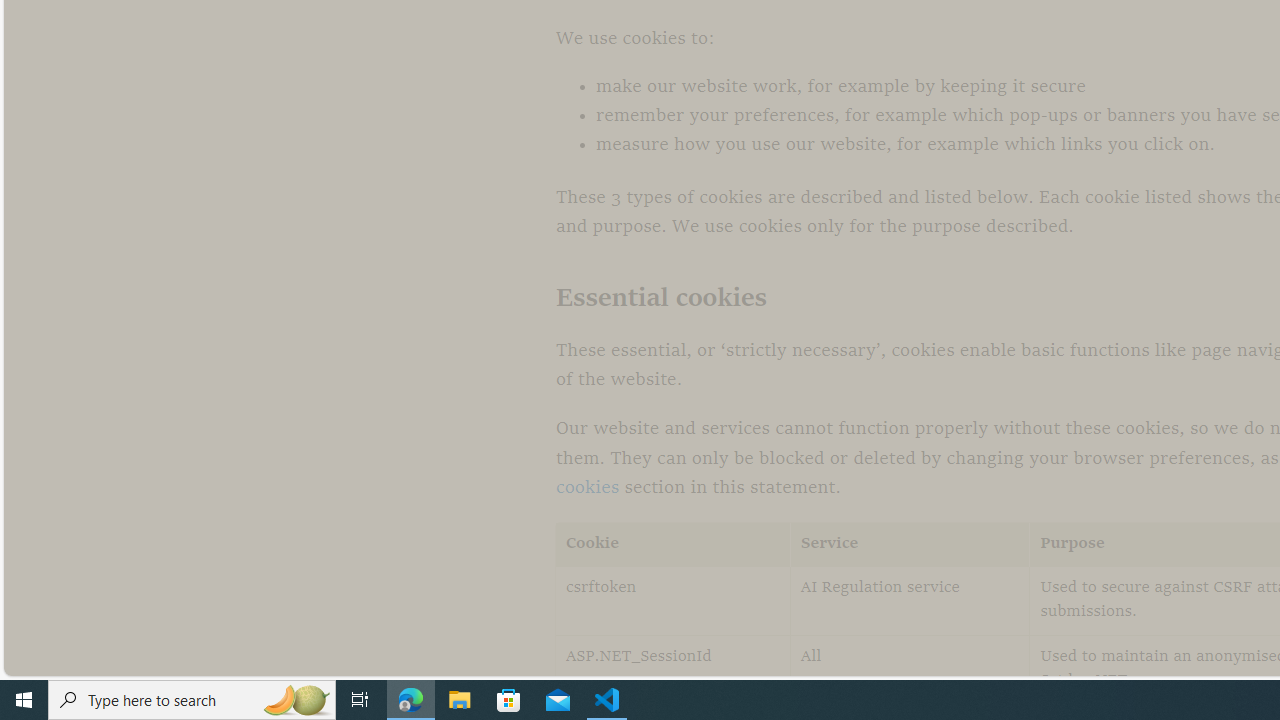 The image size is (1280, 720). Describe the element at coordinates (192, 698) in the screenshot. I see `'Type here to search'` at that location.